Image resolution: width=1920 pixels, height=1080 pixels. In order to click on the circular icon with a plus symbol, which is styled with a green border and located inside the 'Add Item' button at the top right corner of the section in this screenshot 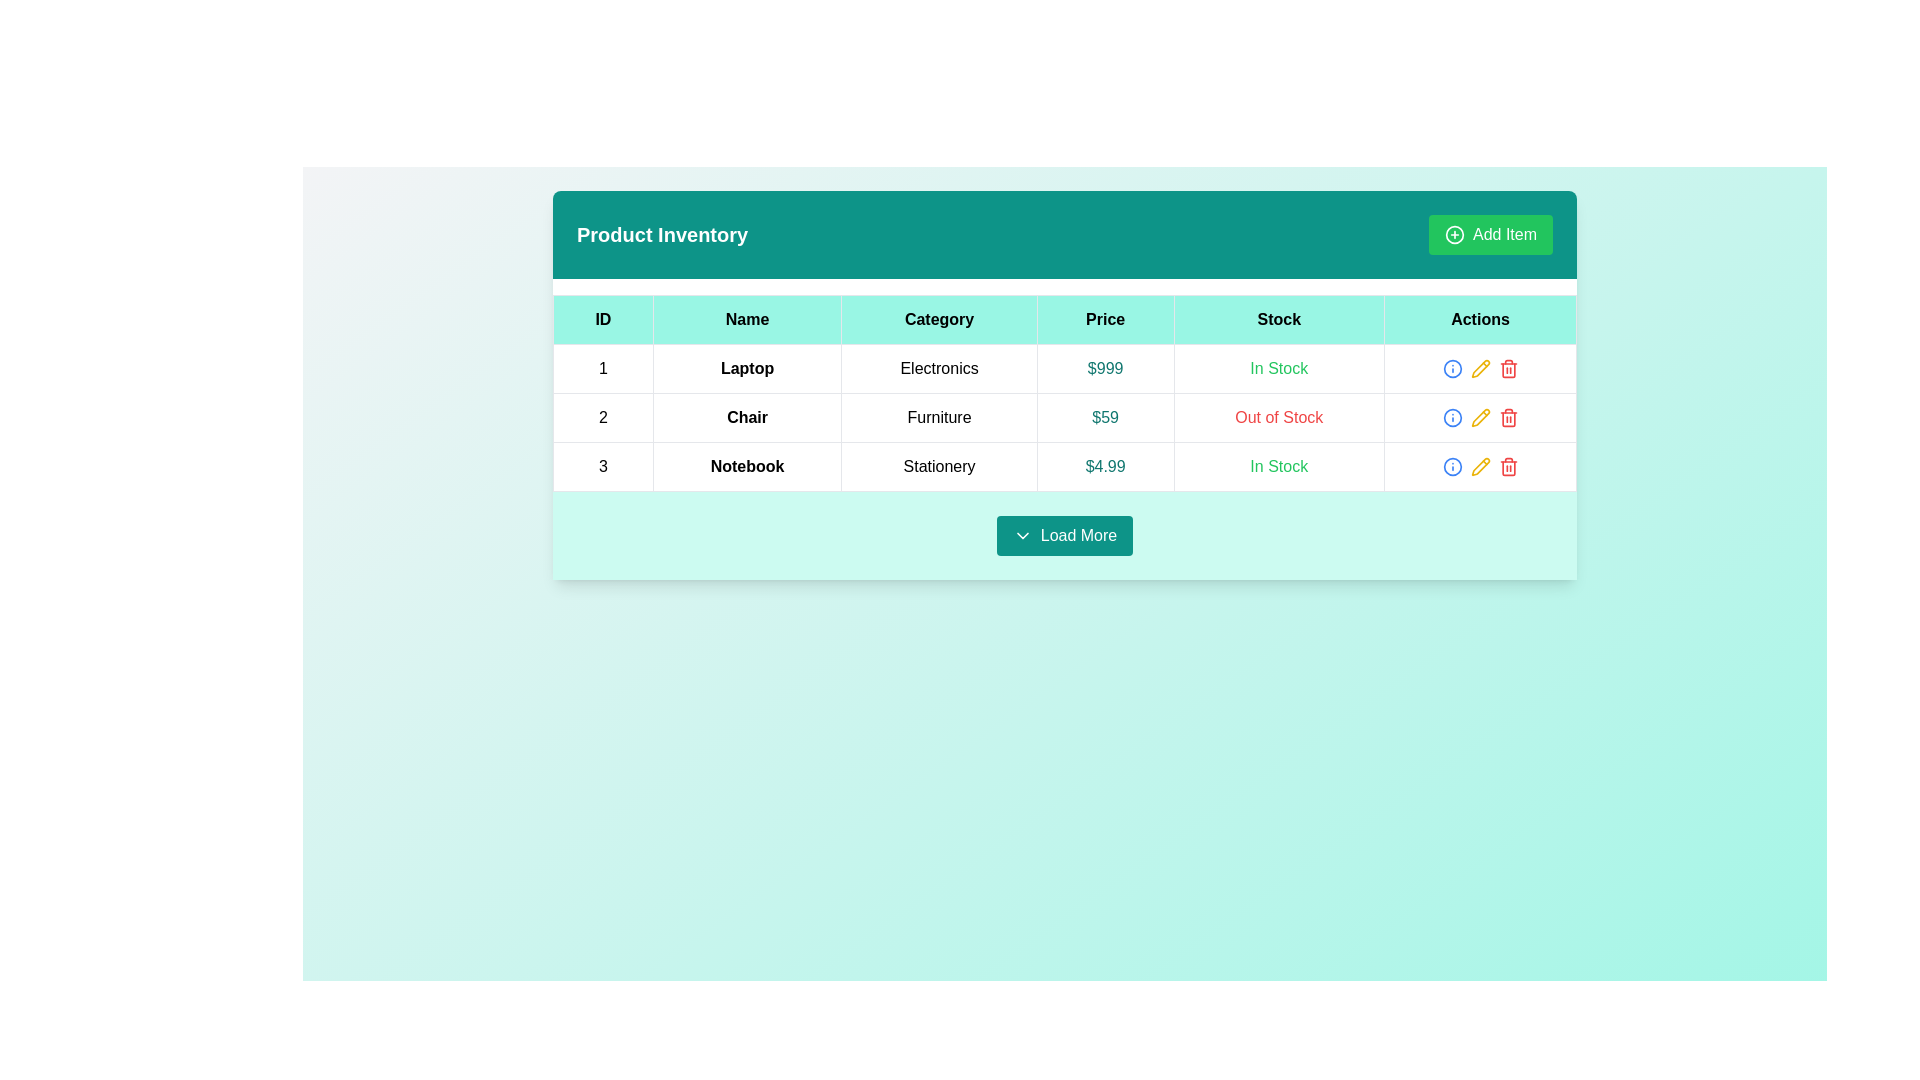, I will do `click(1454, 234)`.